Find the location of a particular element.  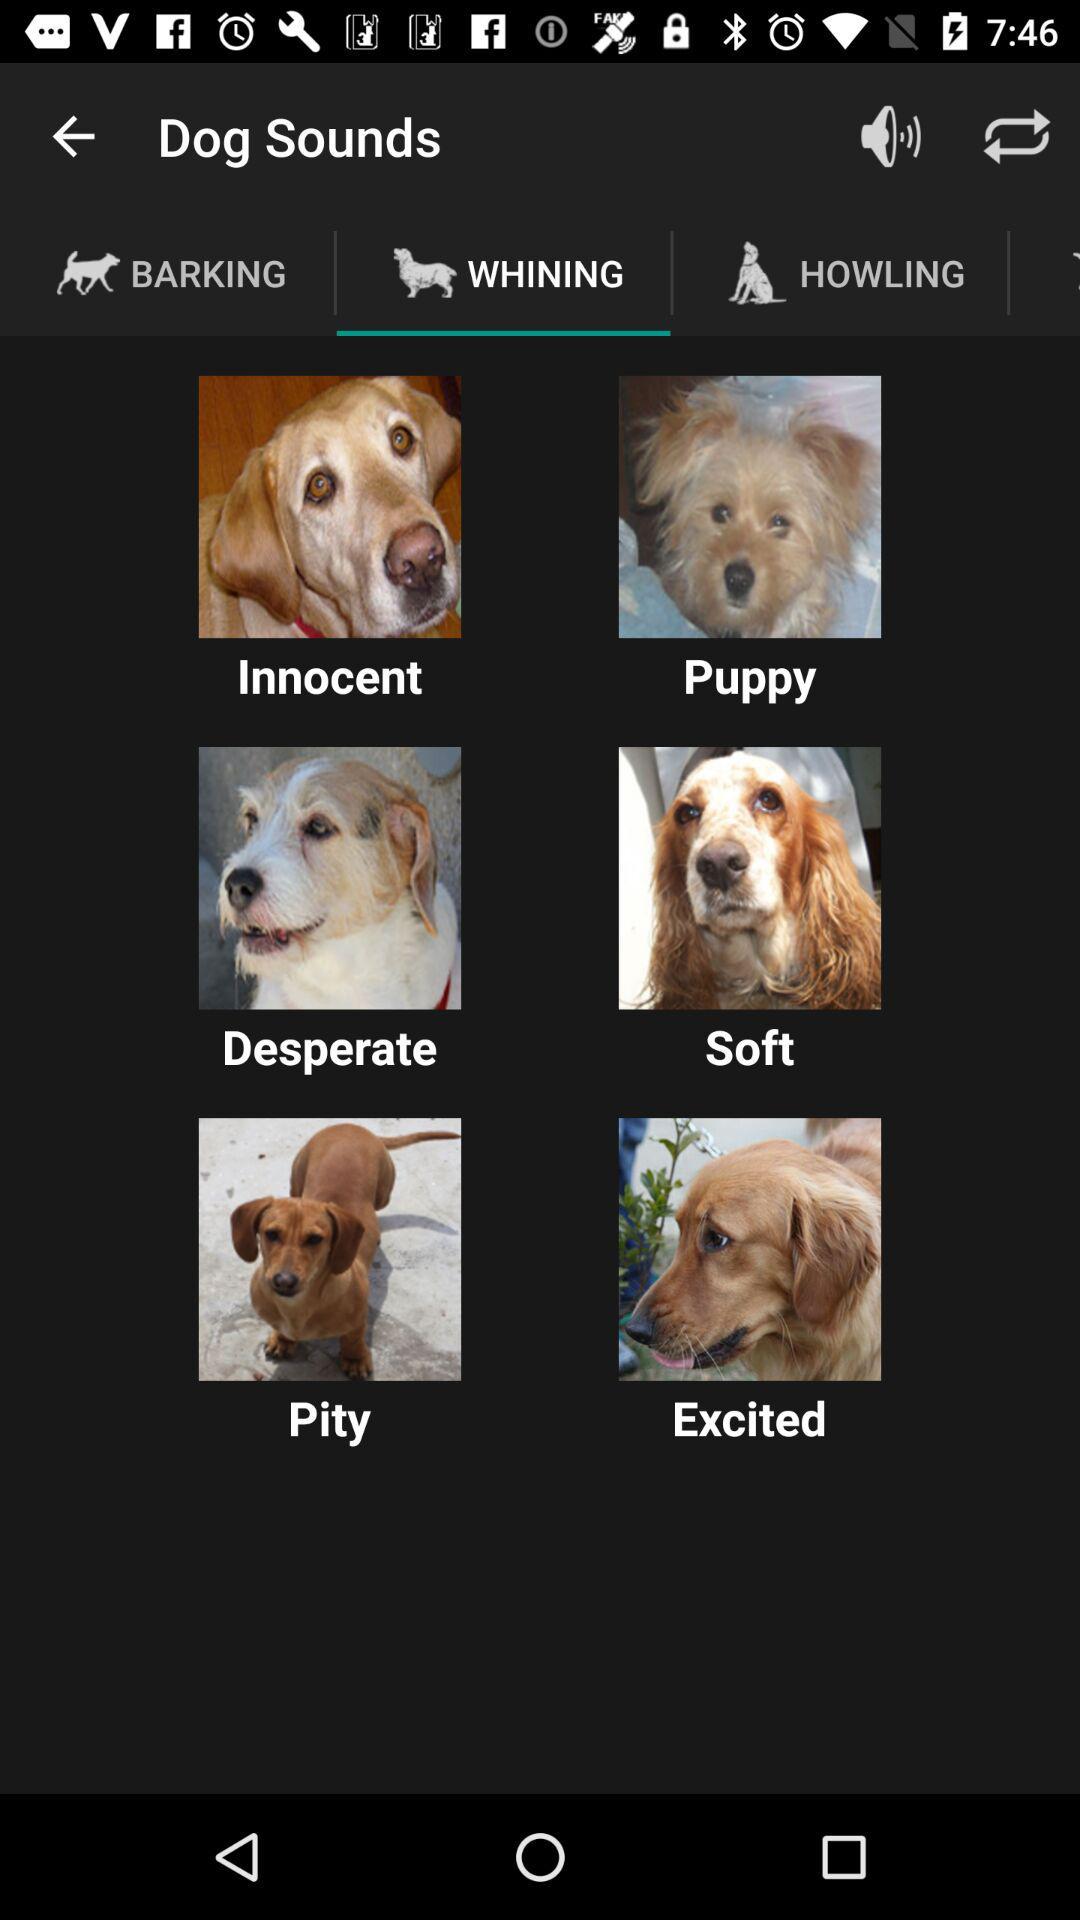

item next to the dog sounds app is located at coordinates (72, 135).